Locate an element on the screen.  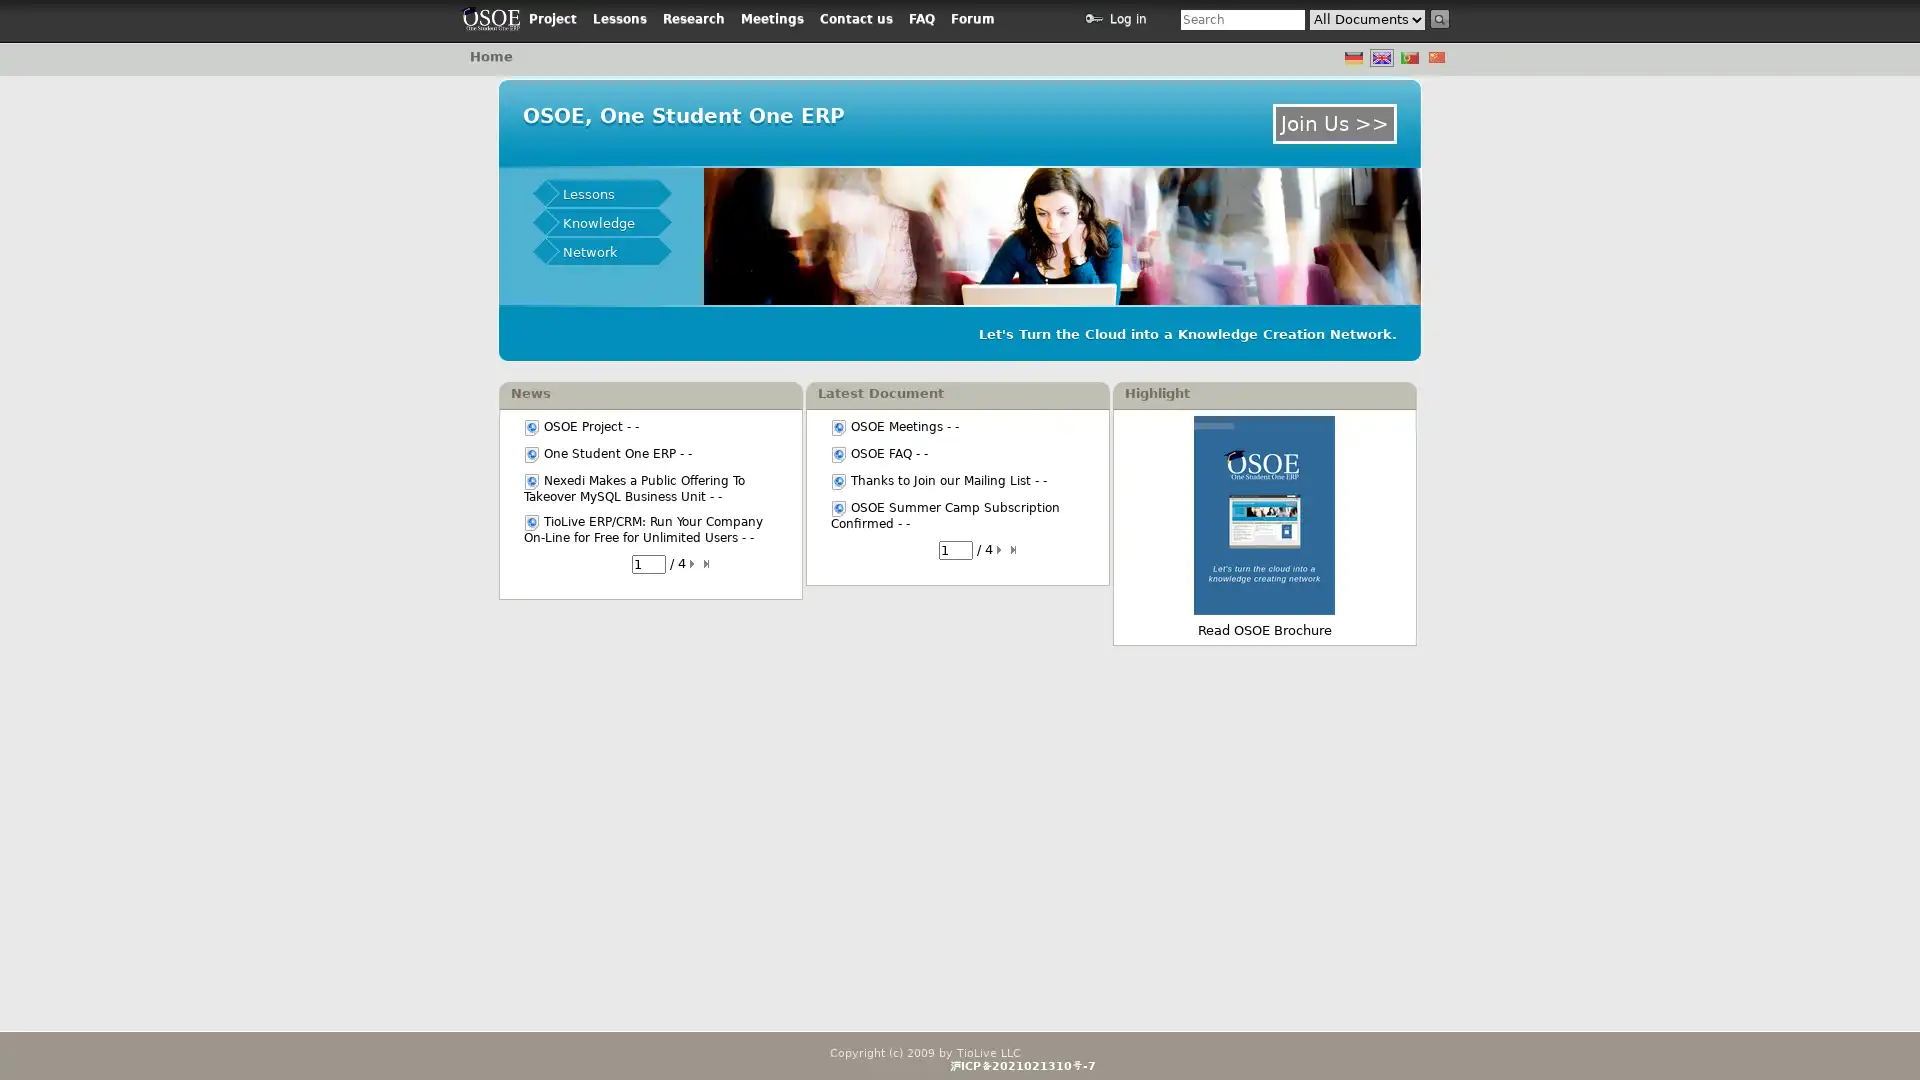
Last Page is located at coordinates (709, 563).